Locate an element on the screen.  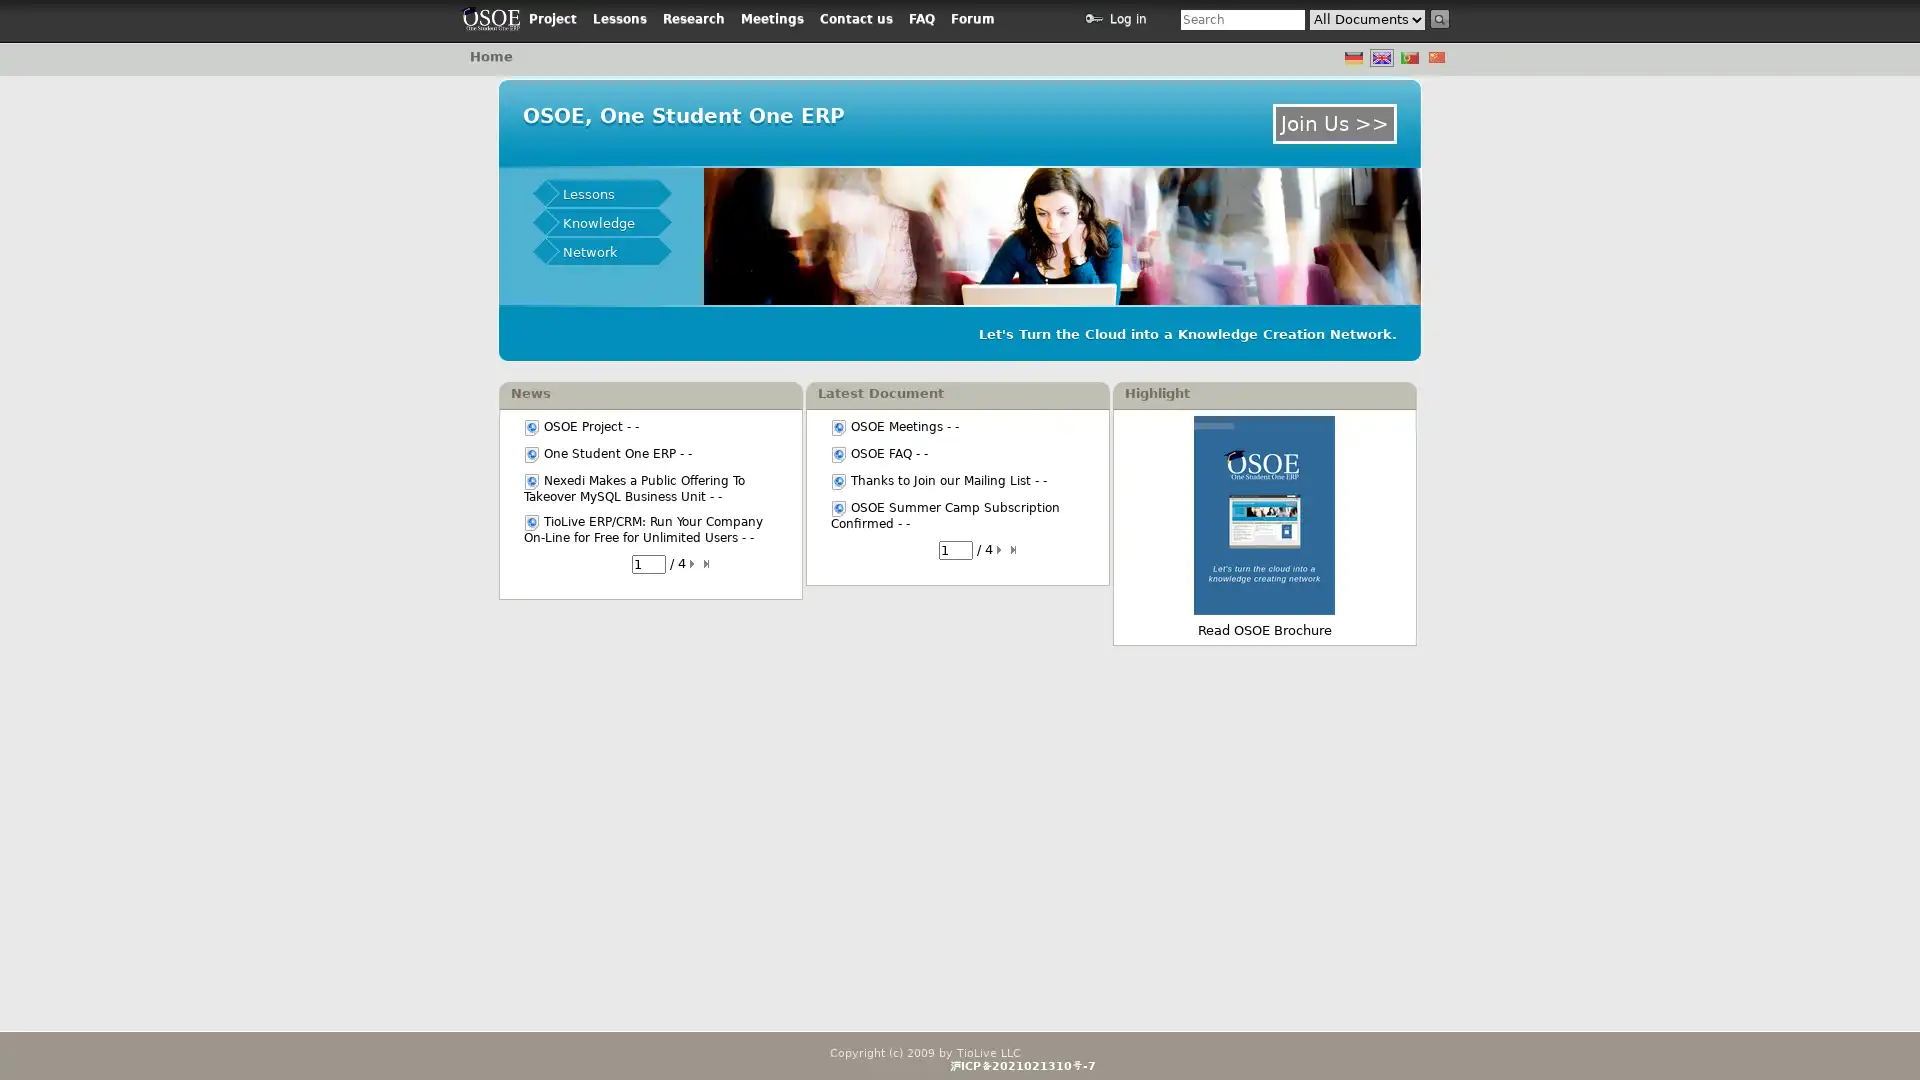
Last Page is located at coordinates (709, 563).